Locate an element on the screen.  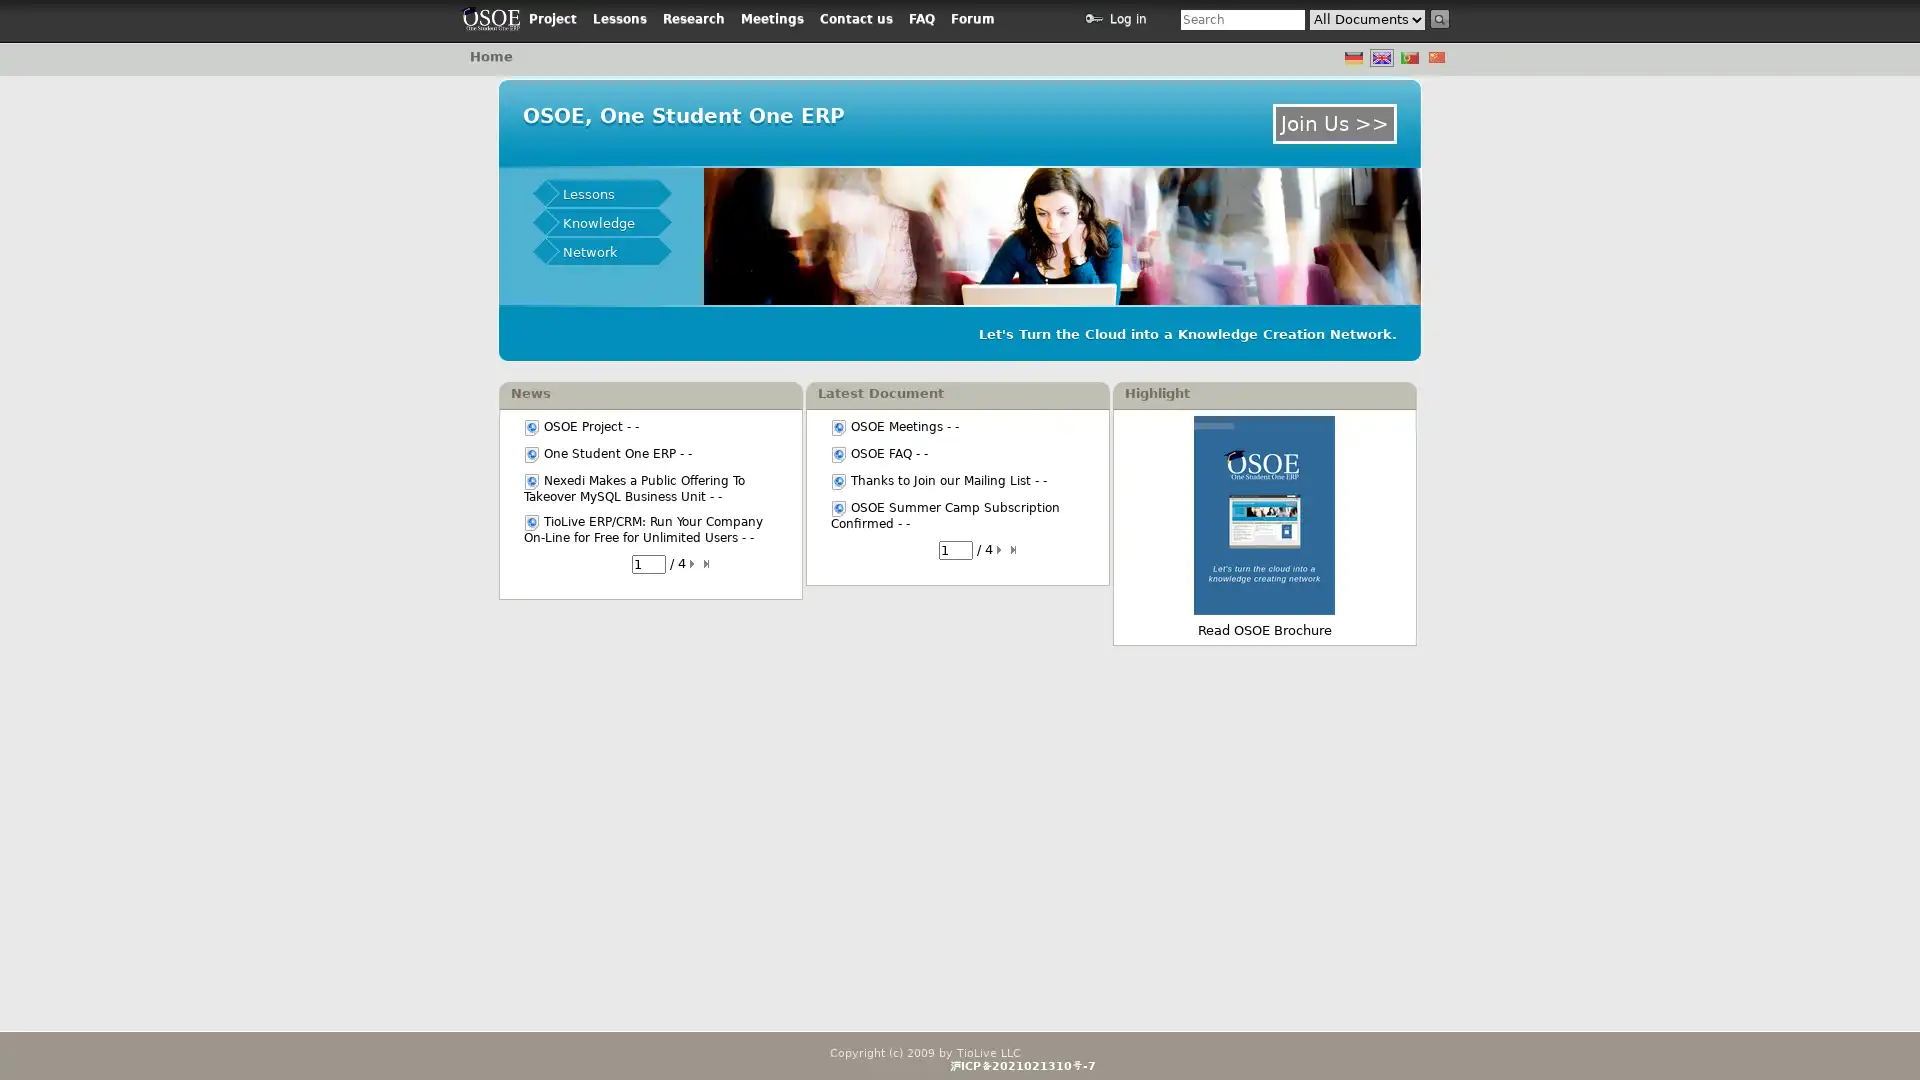
Last Page is located at coordinates (709, 563).